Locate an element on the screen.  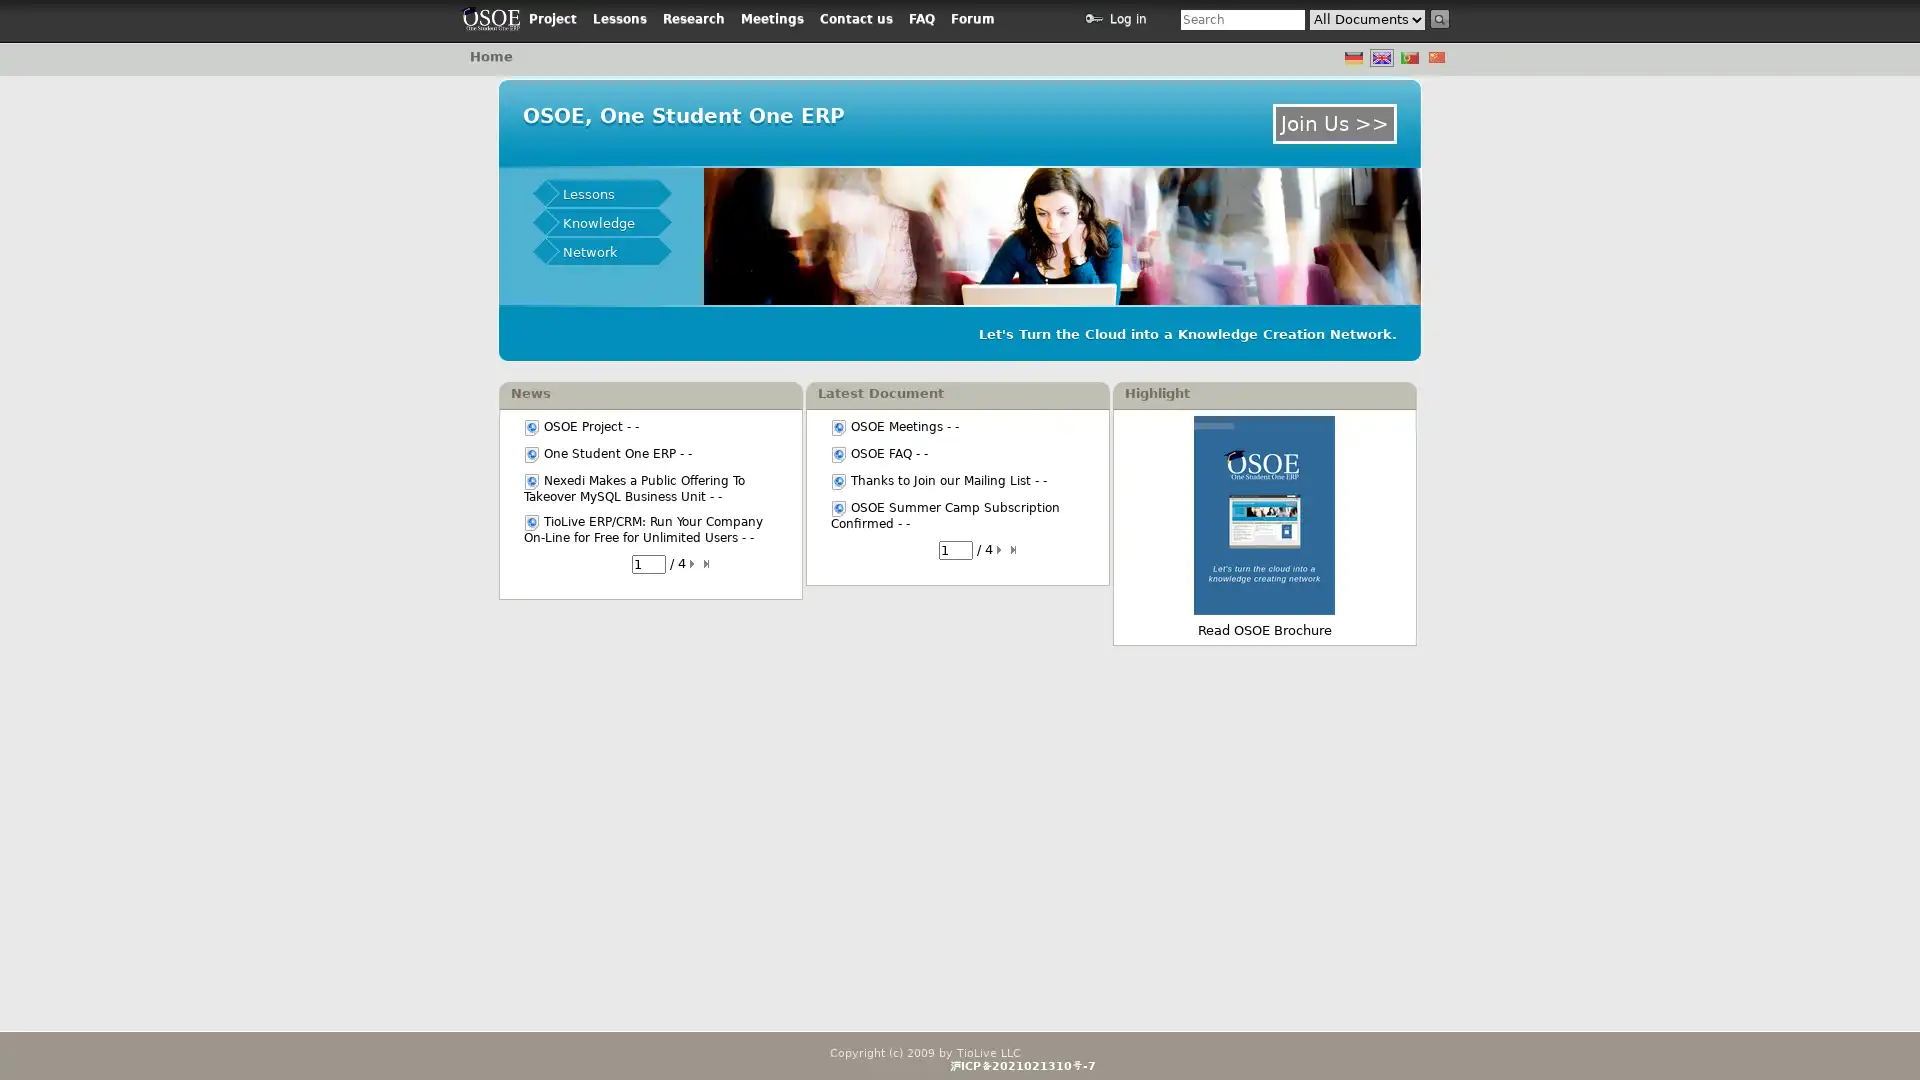
Last Page is located at coordinates (709, 563).